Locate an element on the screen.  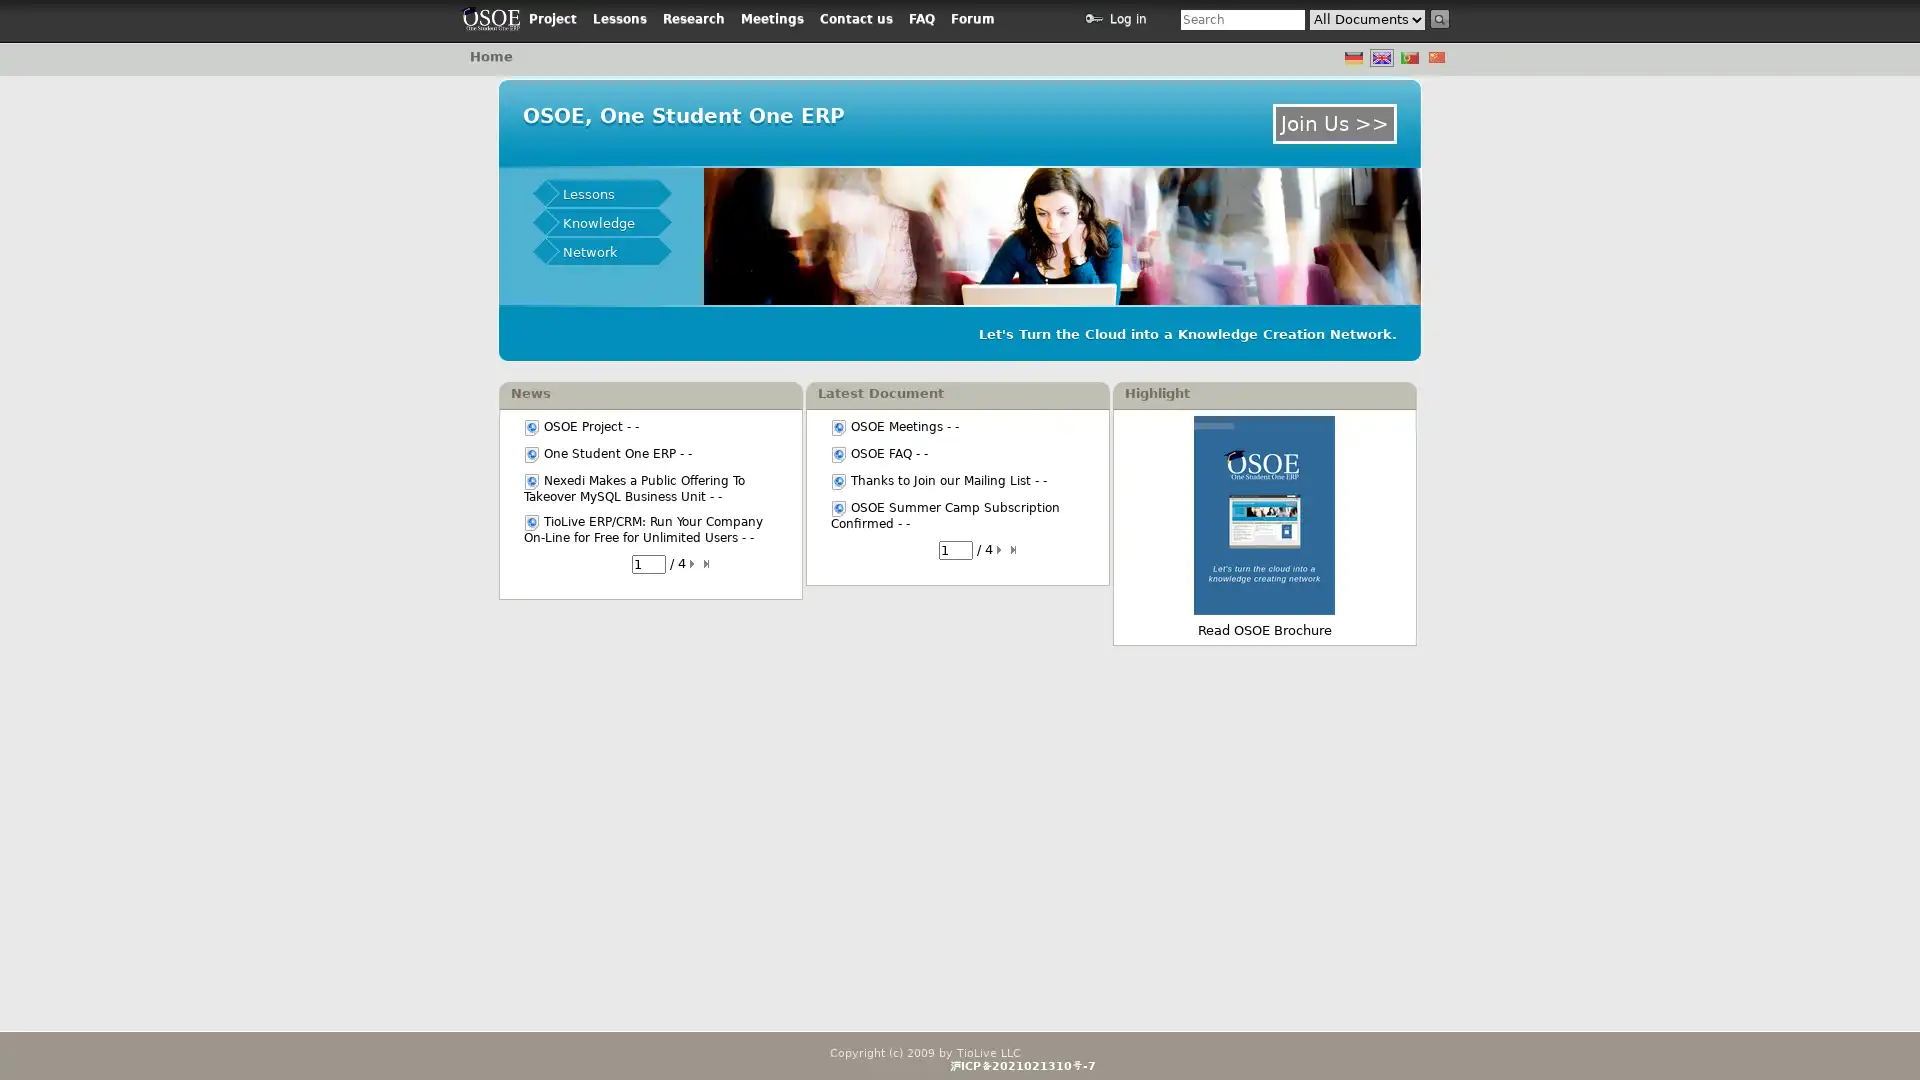
Last Page is located at coordinates (709, 563).